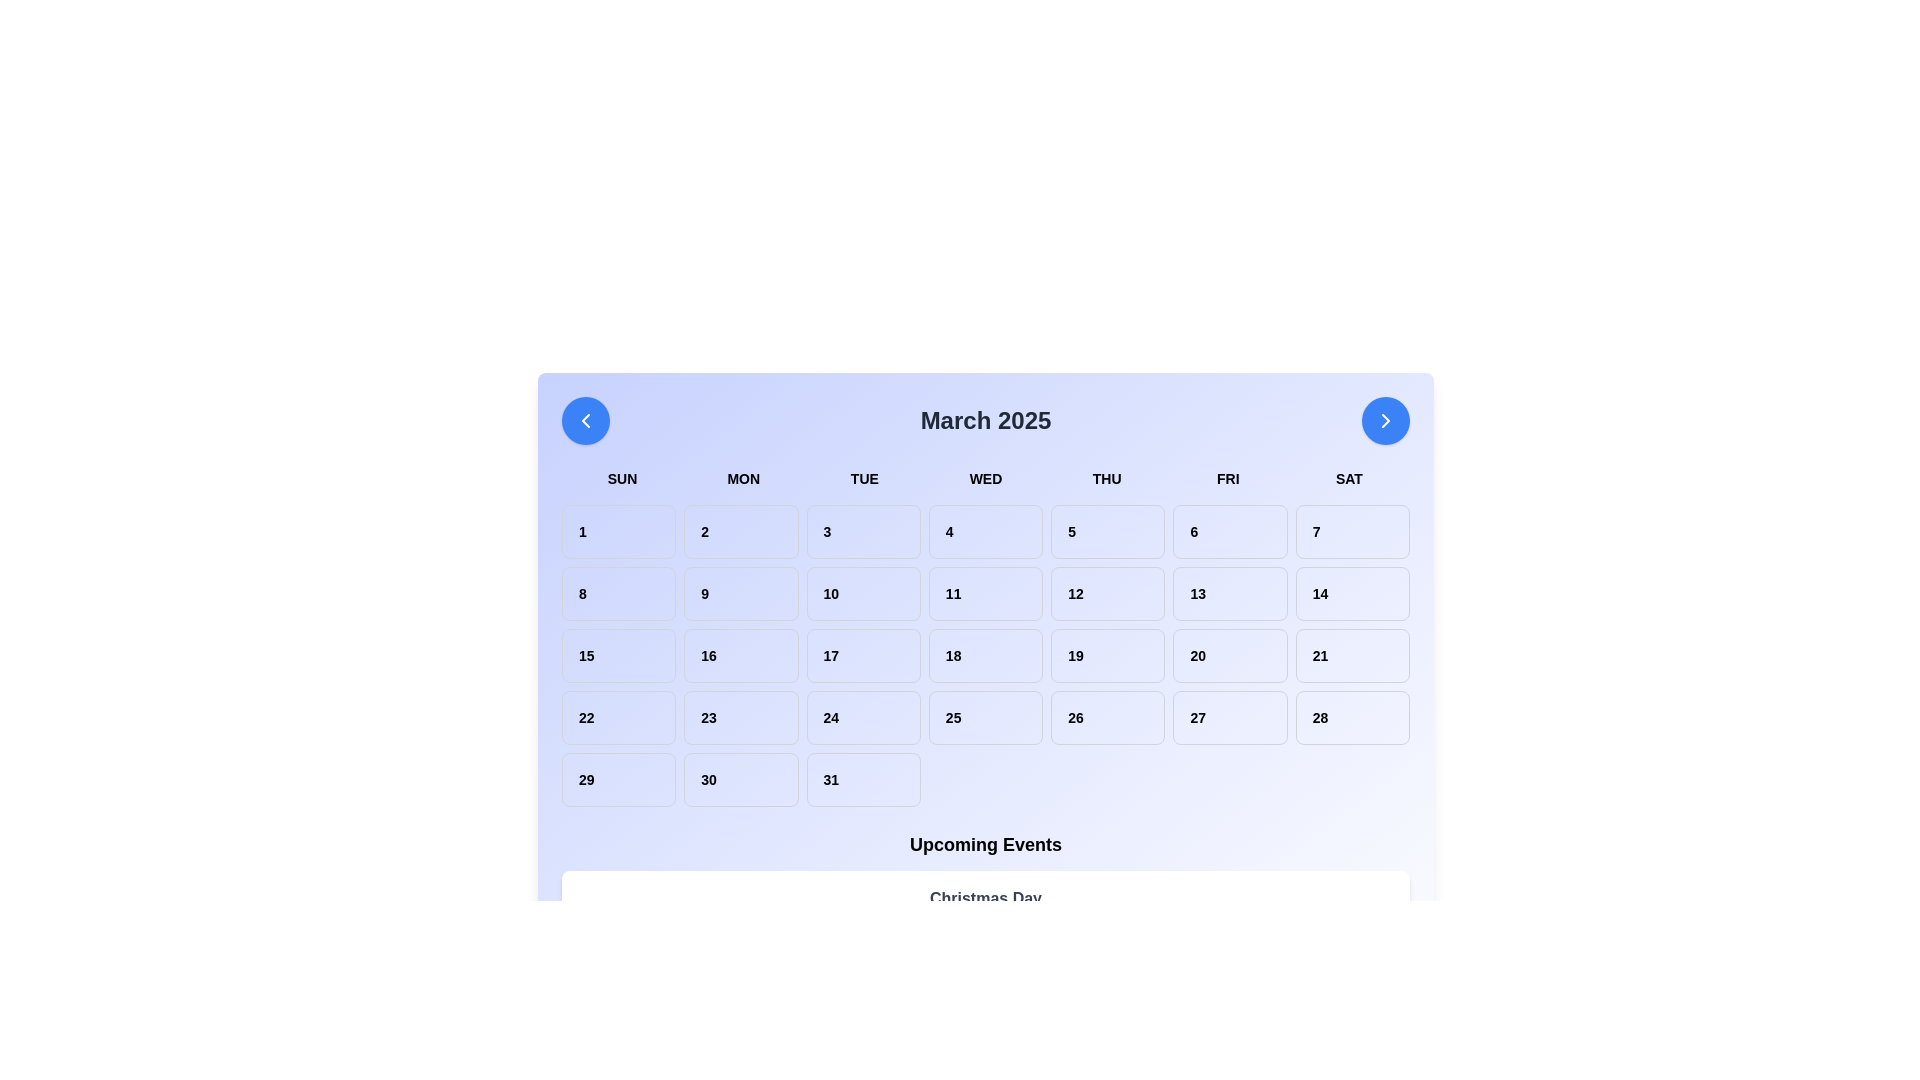  I want to click on the row header of the calendar that displays abbreviated day names ('Sun', 'Mon', 'Tue', 'Wed', 'Thu', 'Fri', 'Sat') positioned below the calendar title and above the date grid, so click(985, 478).